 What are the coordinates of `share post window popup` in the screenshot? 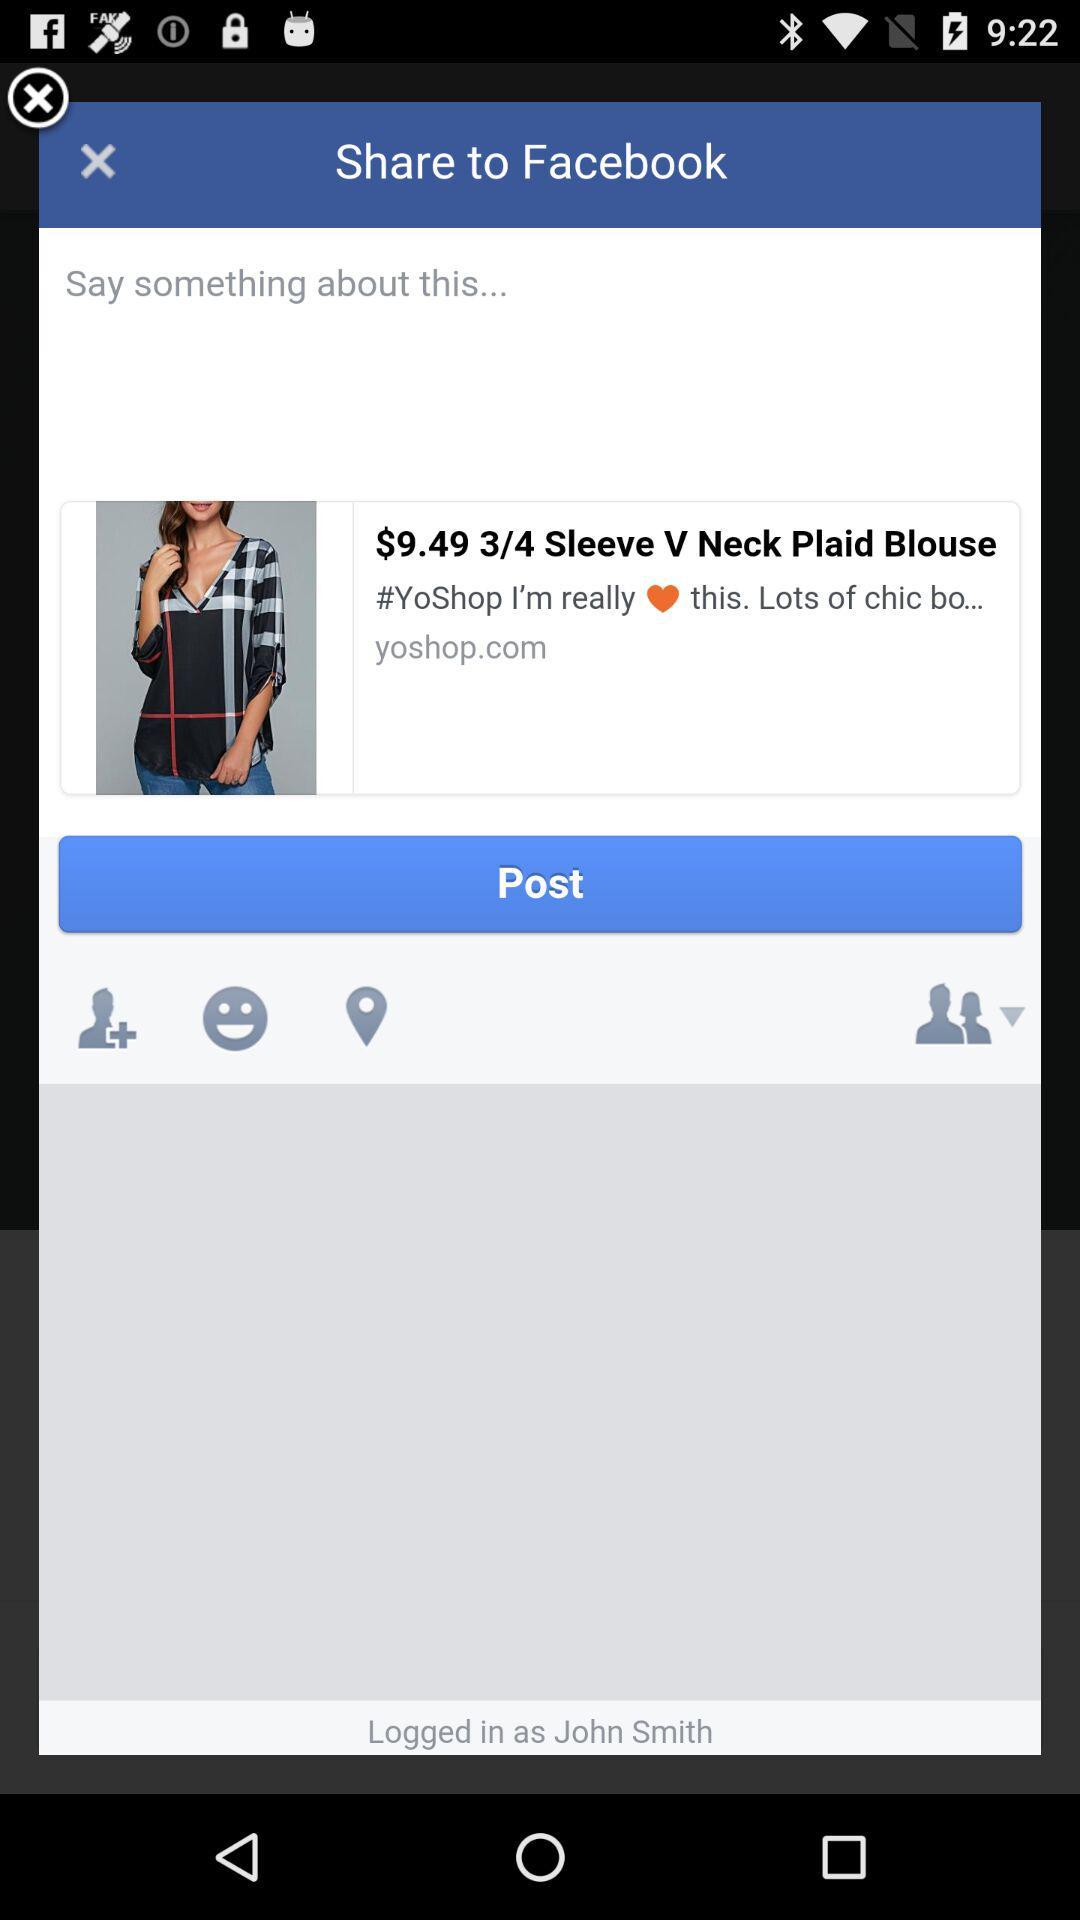 It's located at (540, 927).